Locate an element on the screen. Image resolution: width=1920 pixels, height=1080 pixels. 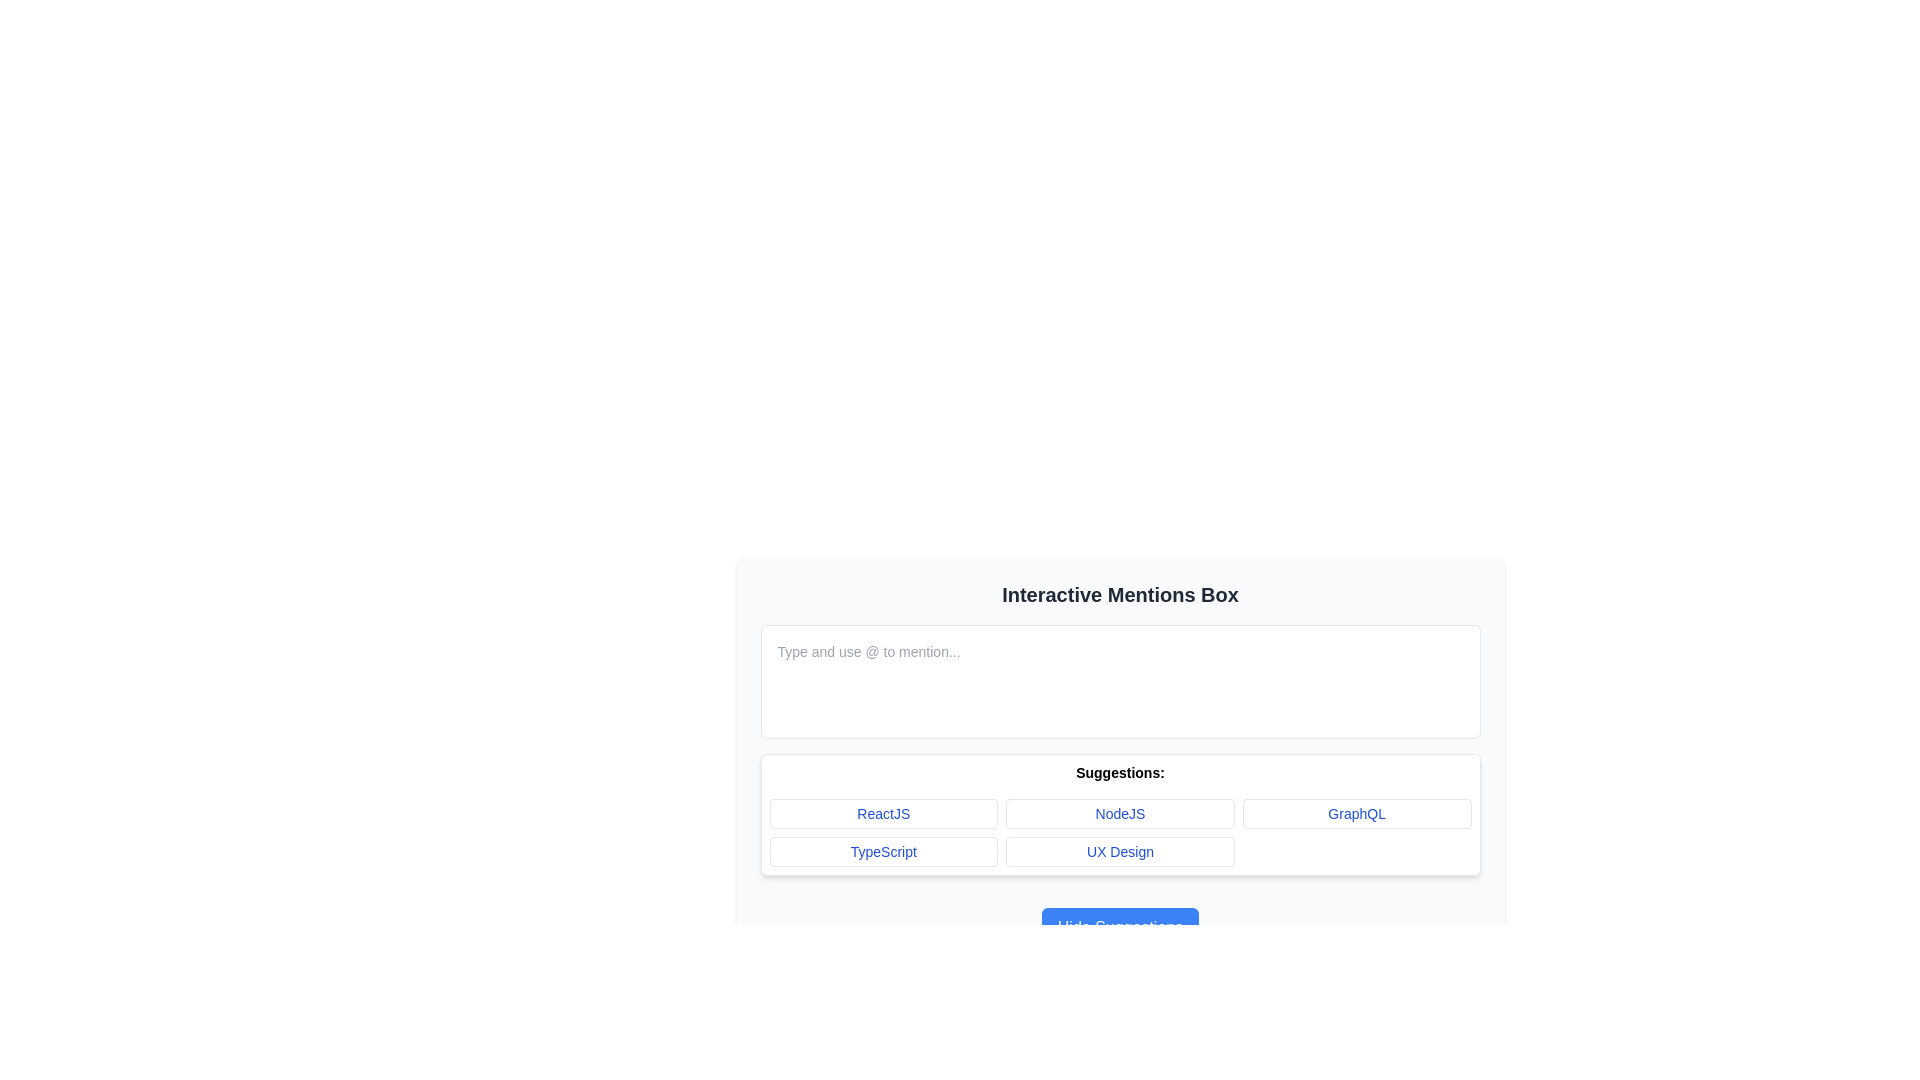
the 'Hide Suggestions' button, which is a rounded button with a blue background and white text, located at the bottom center of the interactive mentions box interface is located at coordinates (1120, 928).